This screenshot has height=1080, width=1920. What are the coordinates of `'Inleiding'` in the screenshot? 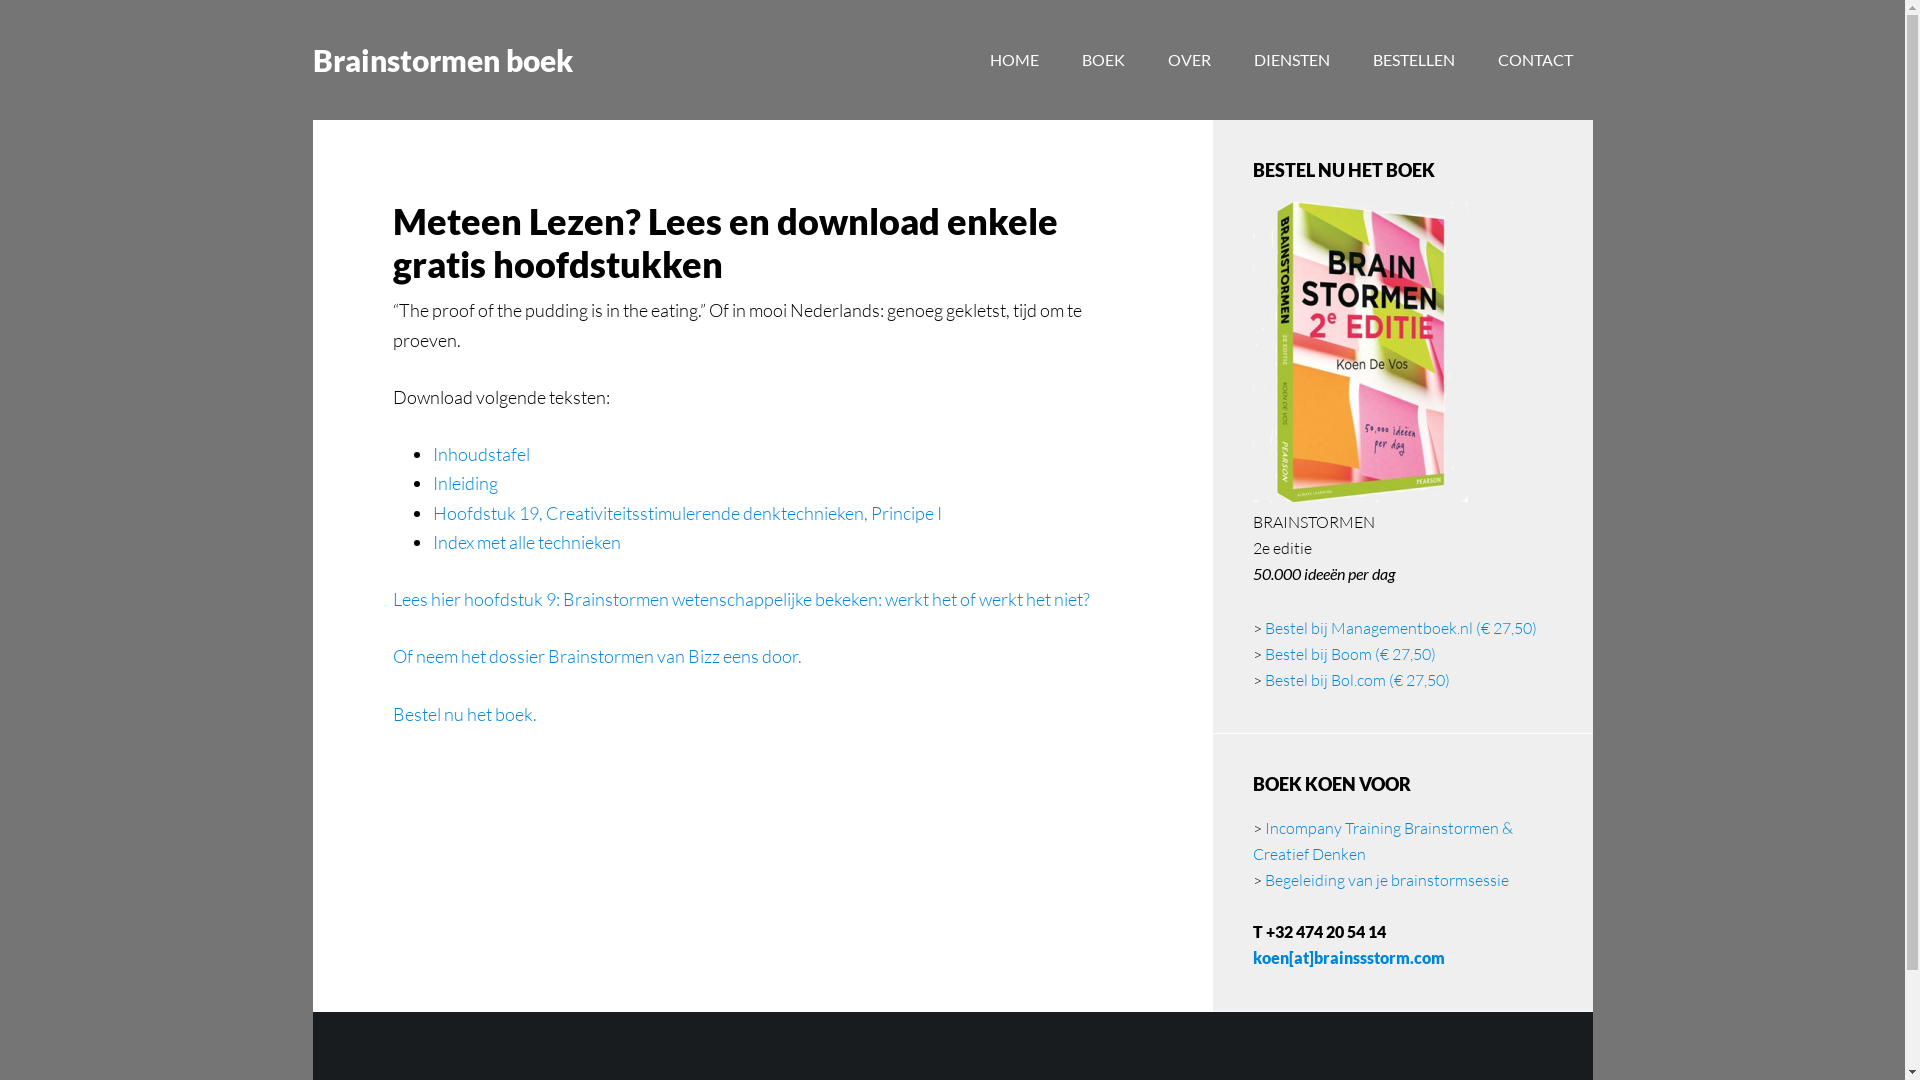 It's located at (463, 482).